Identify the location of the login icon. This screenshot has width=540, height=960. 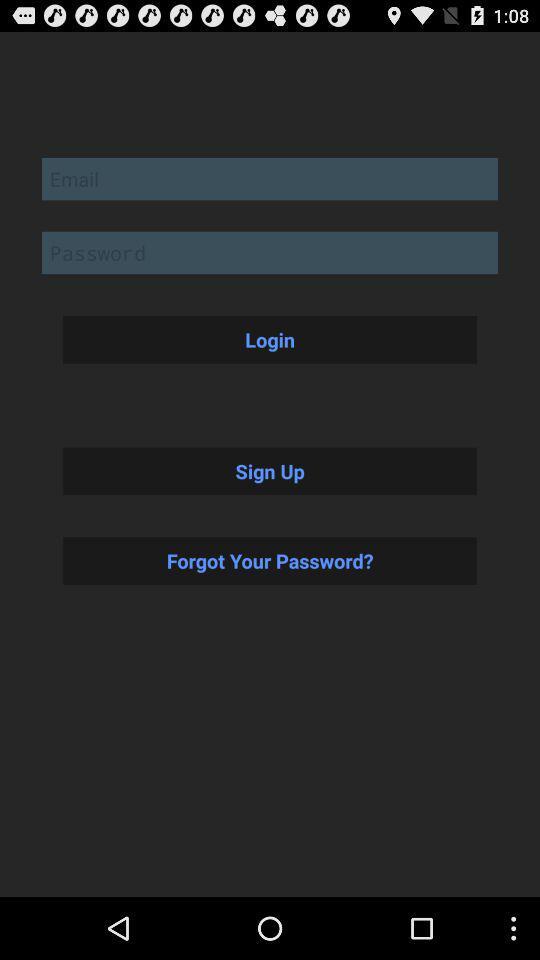
(270, 339).